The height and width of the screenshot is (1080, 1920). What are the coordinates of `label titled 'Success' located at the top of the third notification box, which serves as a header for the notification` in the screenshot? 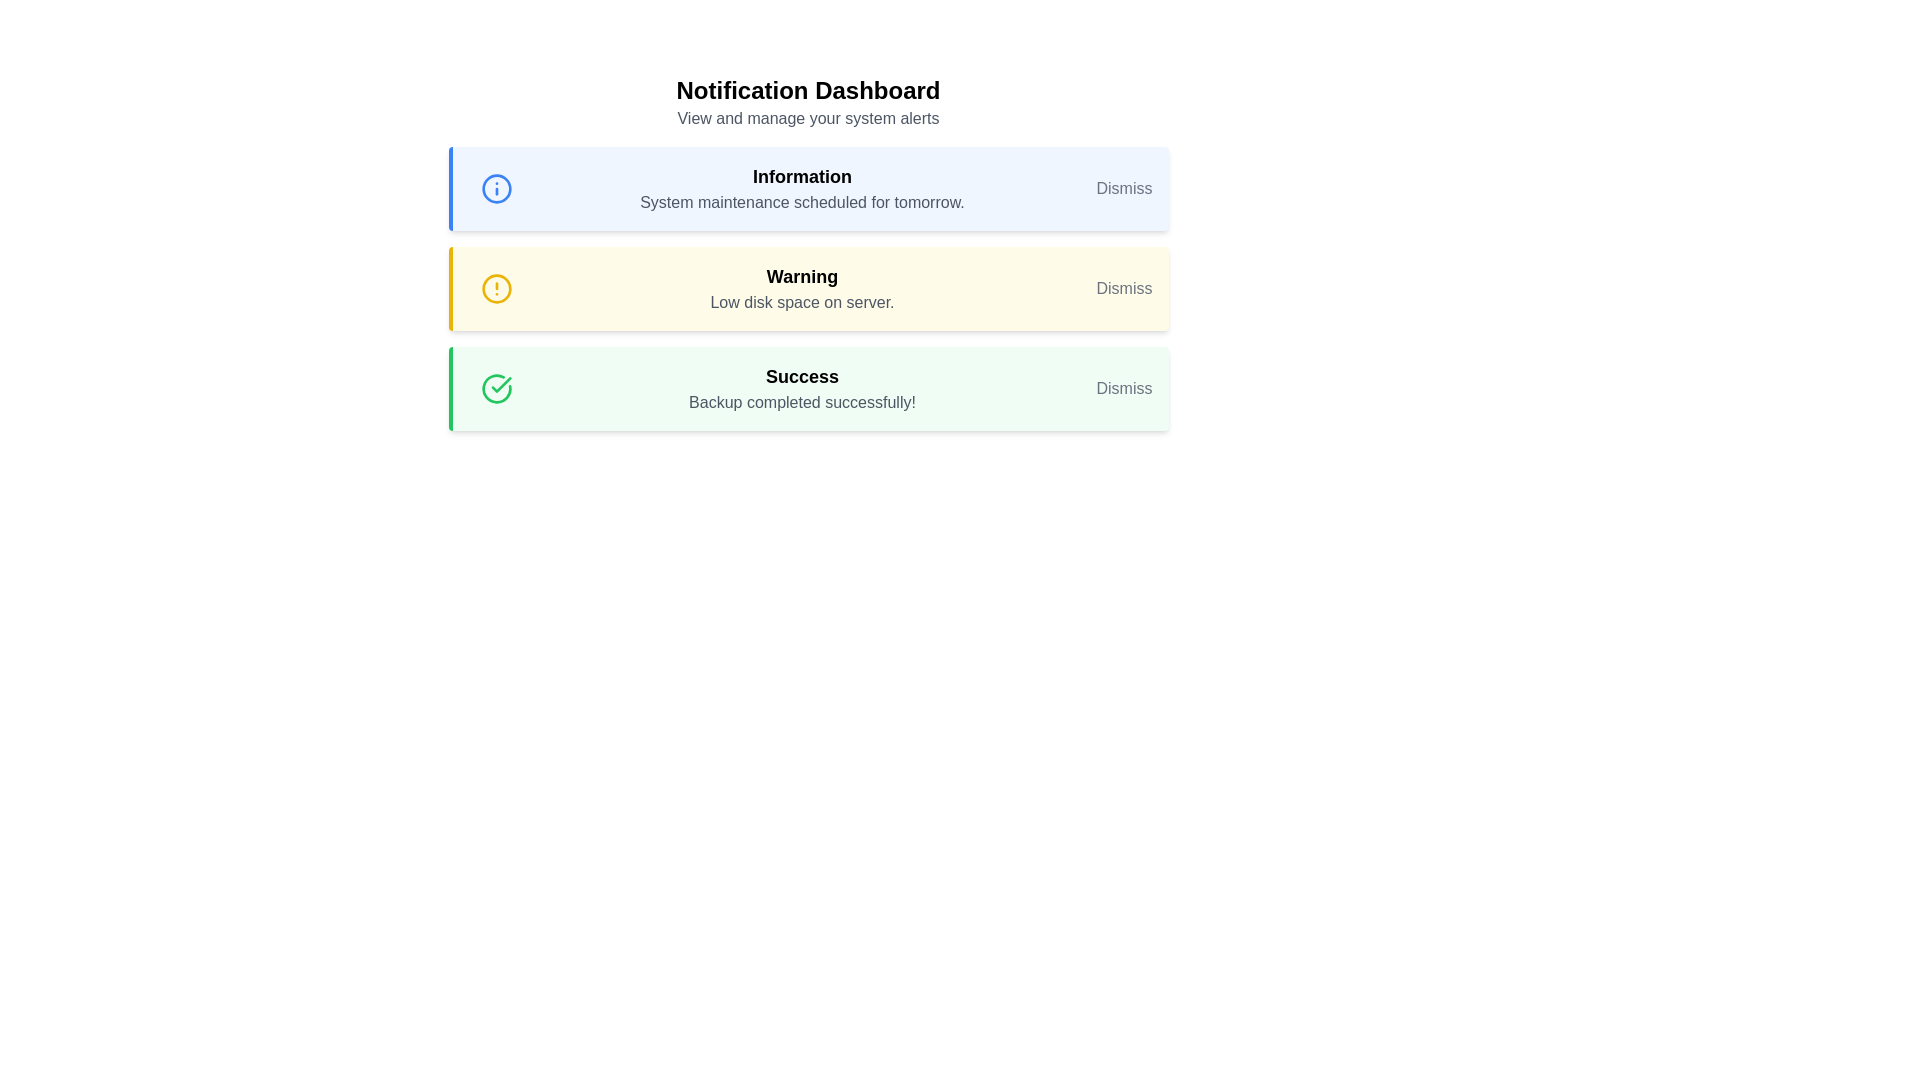 It's located at (802, 377).